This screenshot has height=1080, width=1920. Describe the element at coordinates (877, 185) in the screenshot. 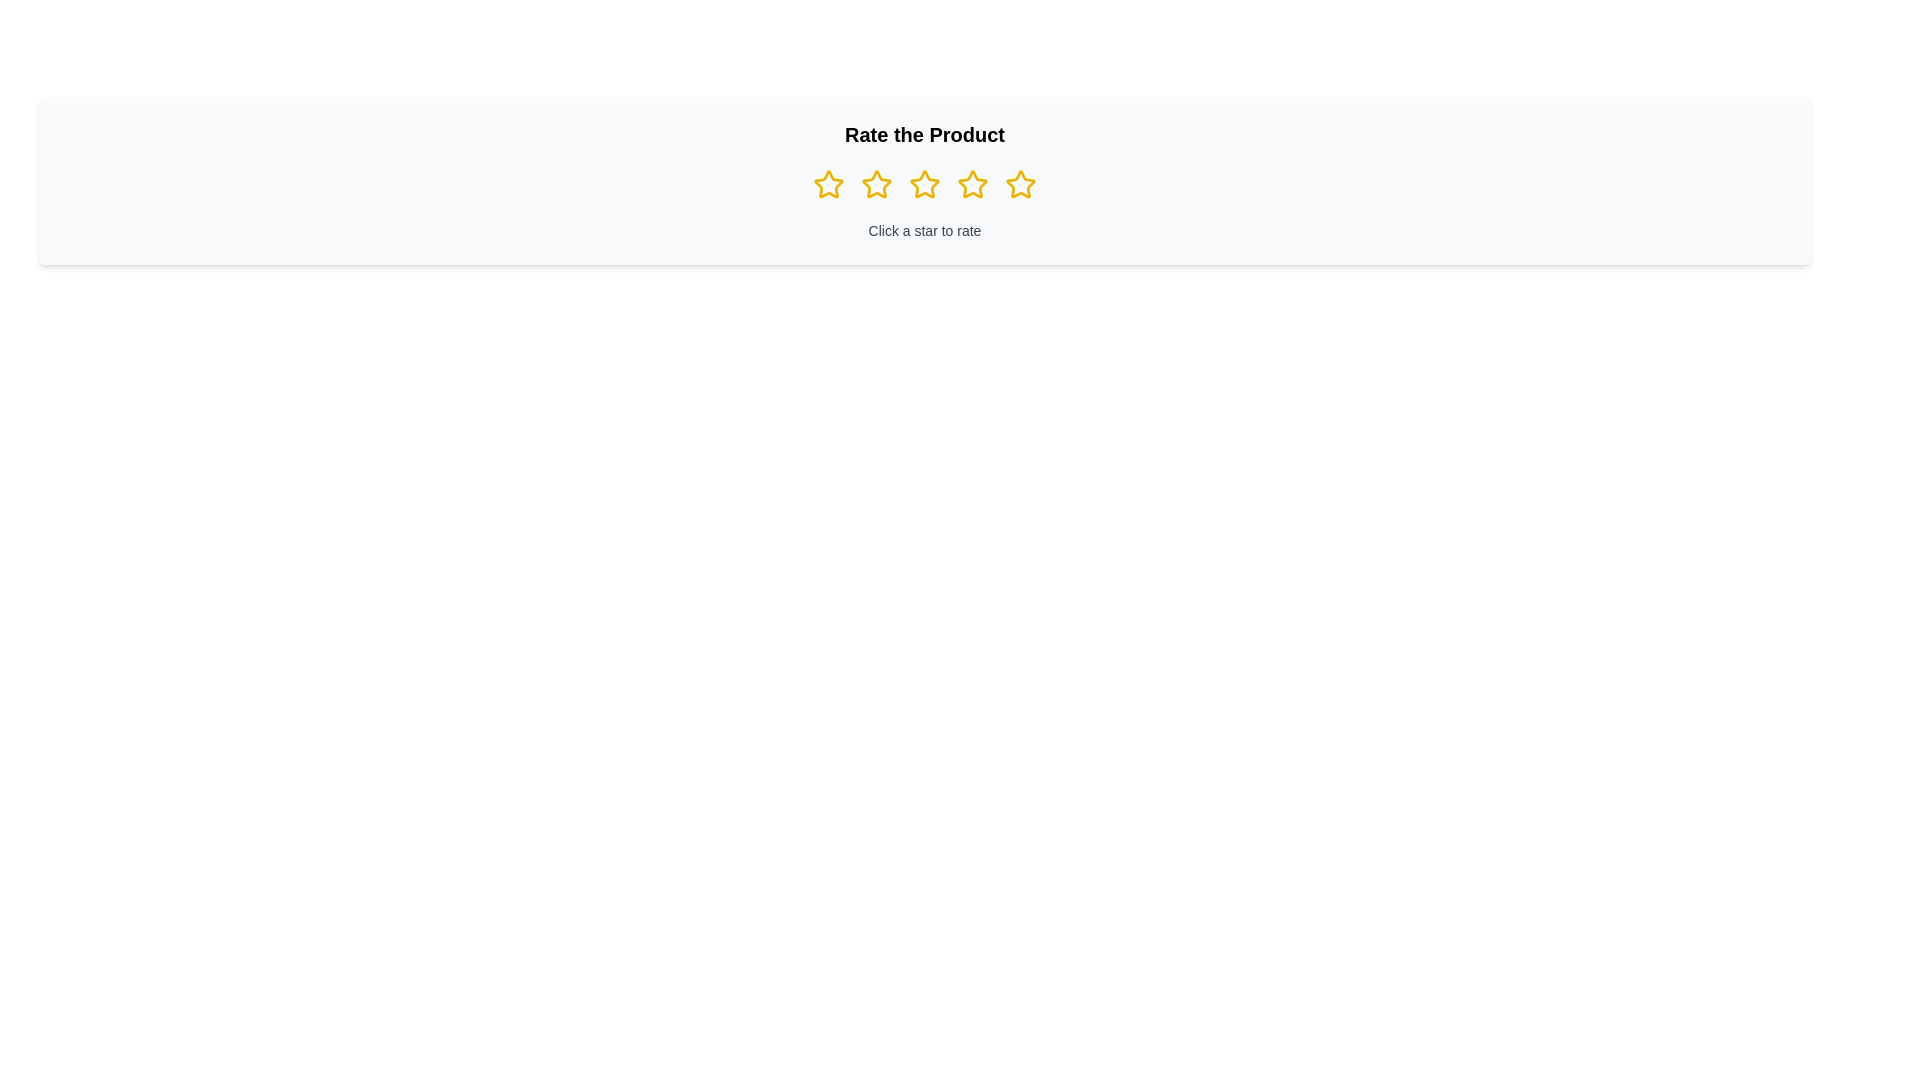

I see `the second yellow star icon in the rating component` at that location.